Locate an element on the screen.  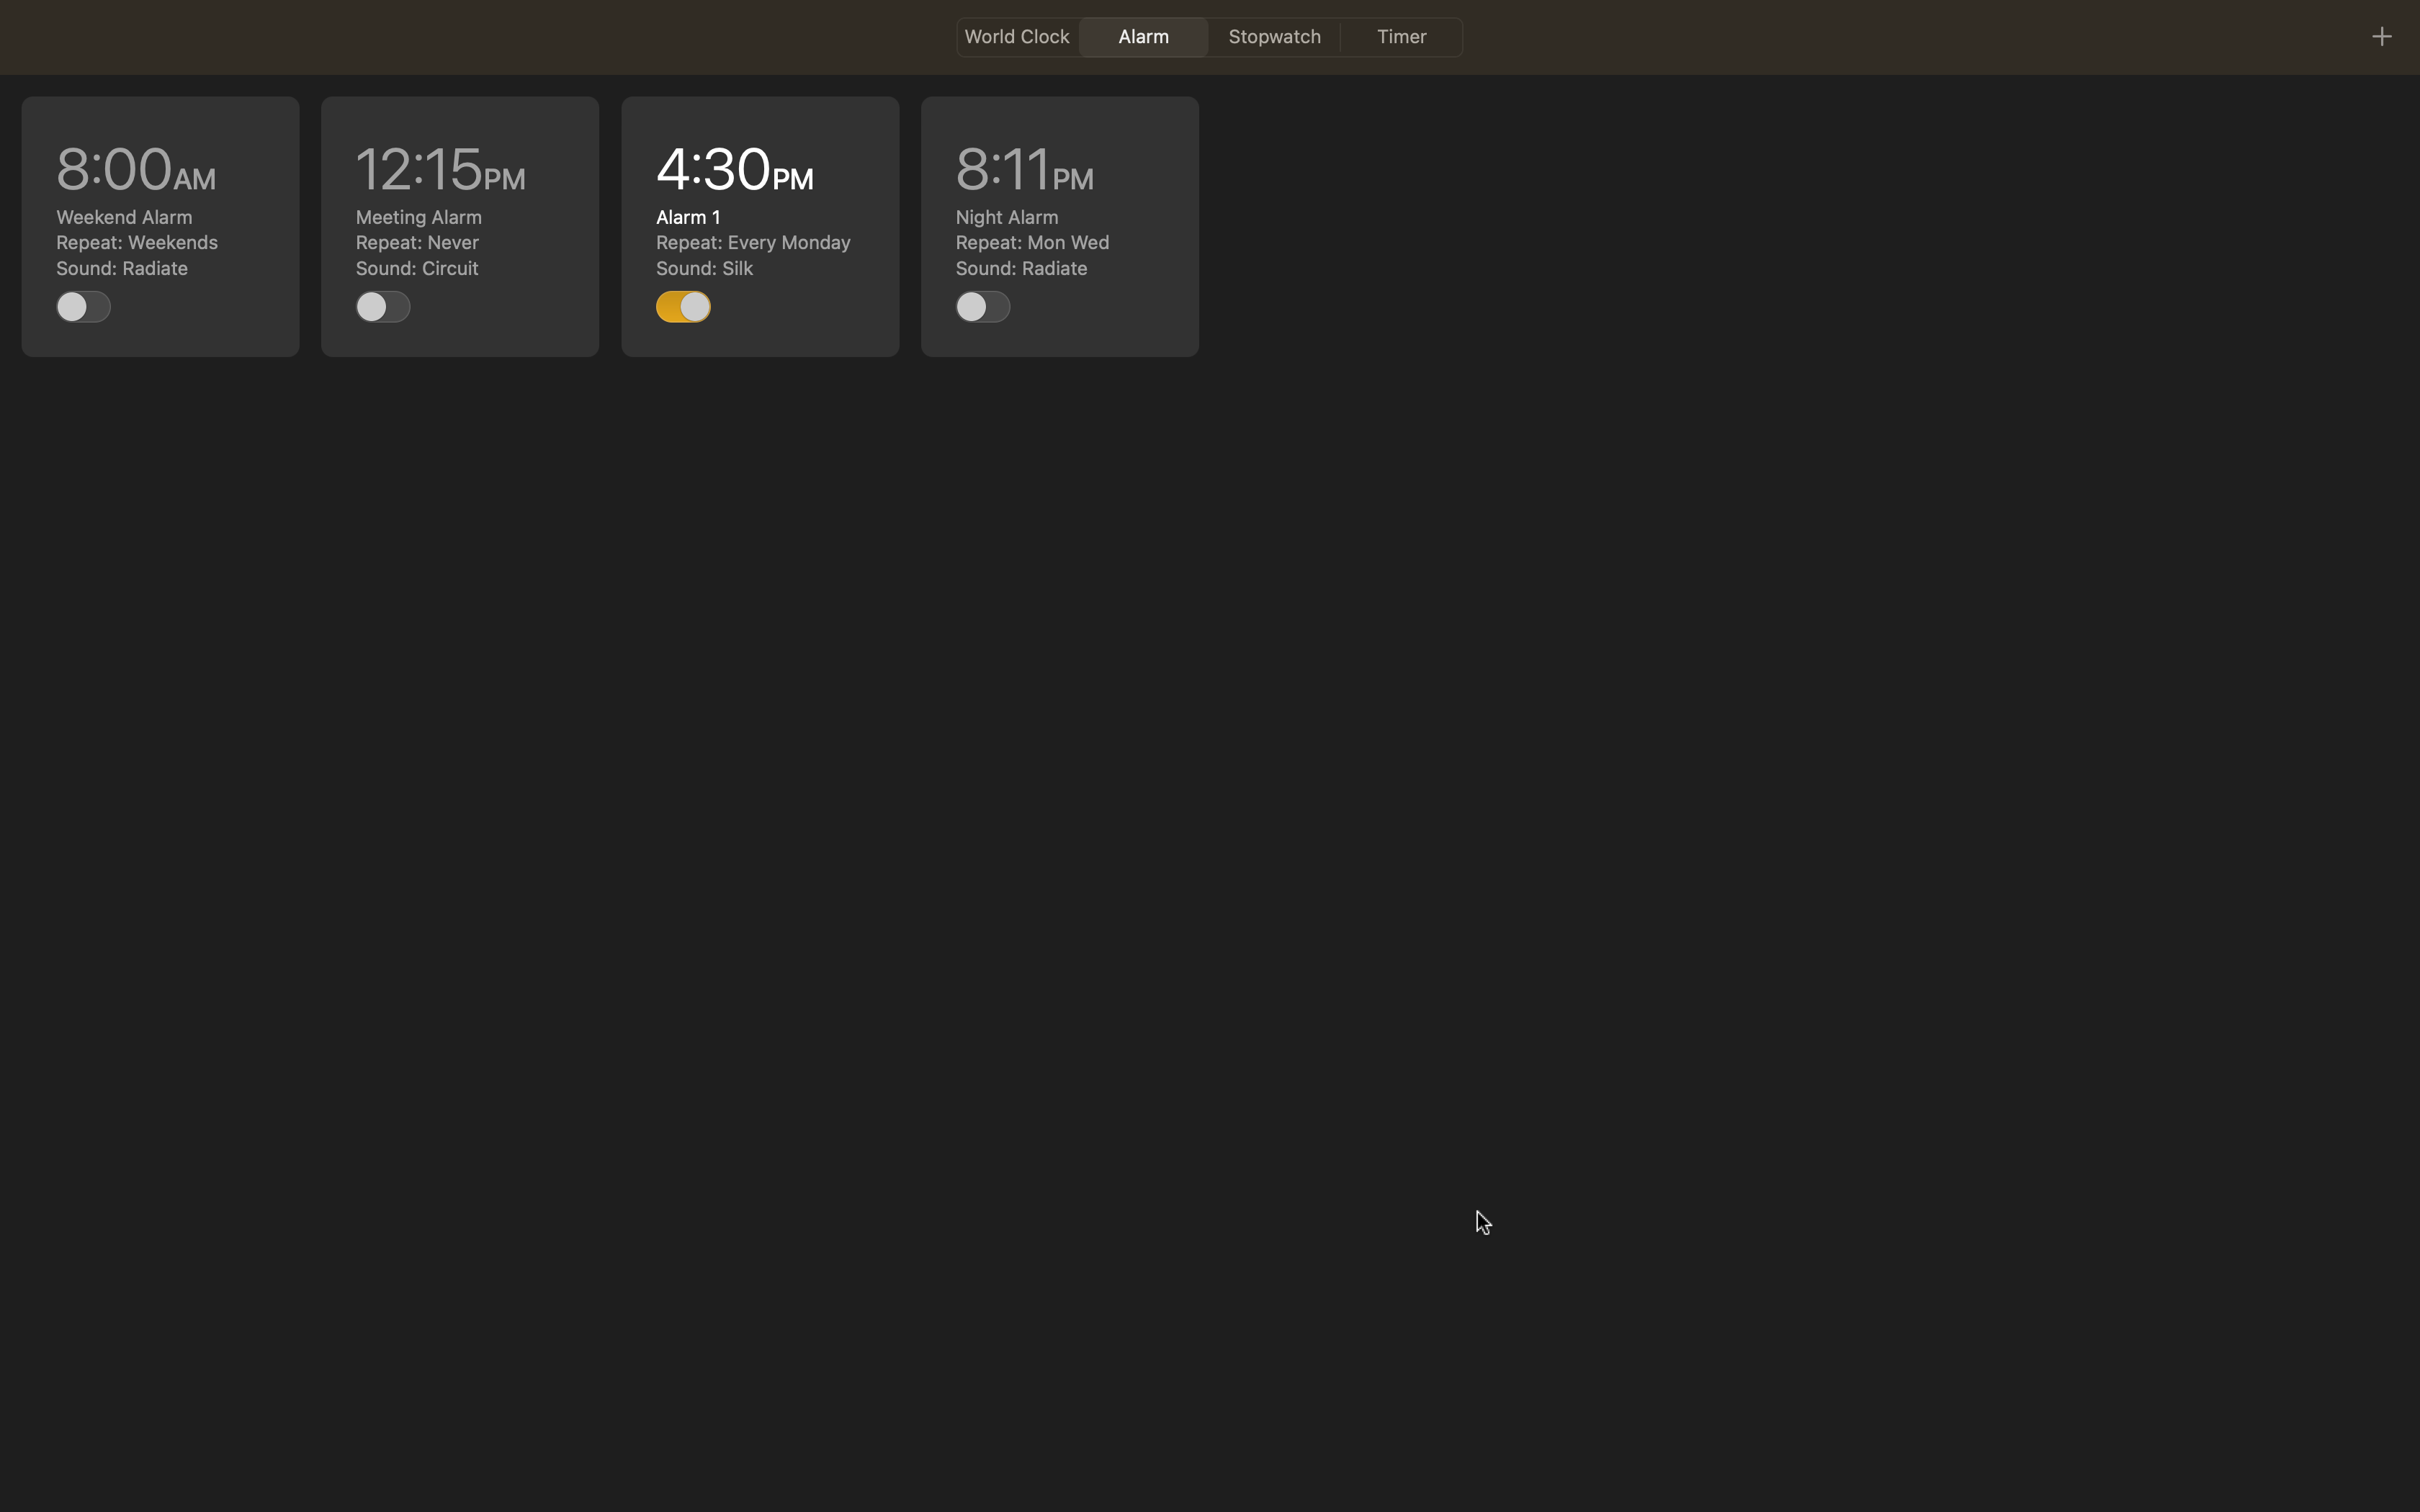
the "add" button to introduce a new task is located at coordinates (2380, 35).